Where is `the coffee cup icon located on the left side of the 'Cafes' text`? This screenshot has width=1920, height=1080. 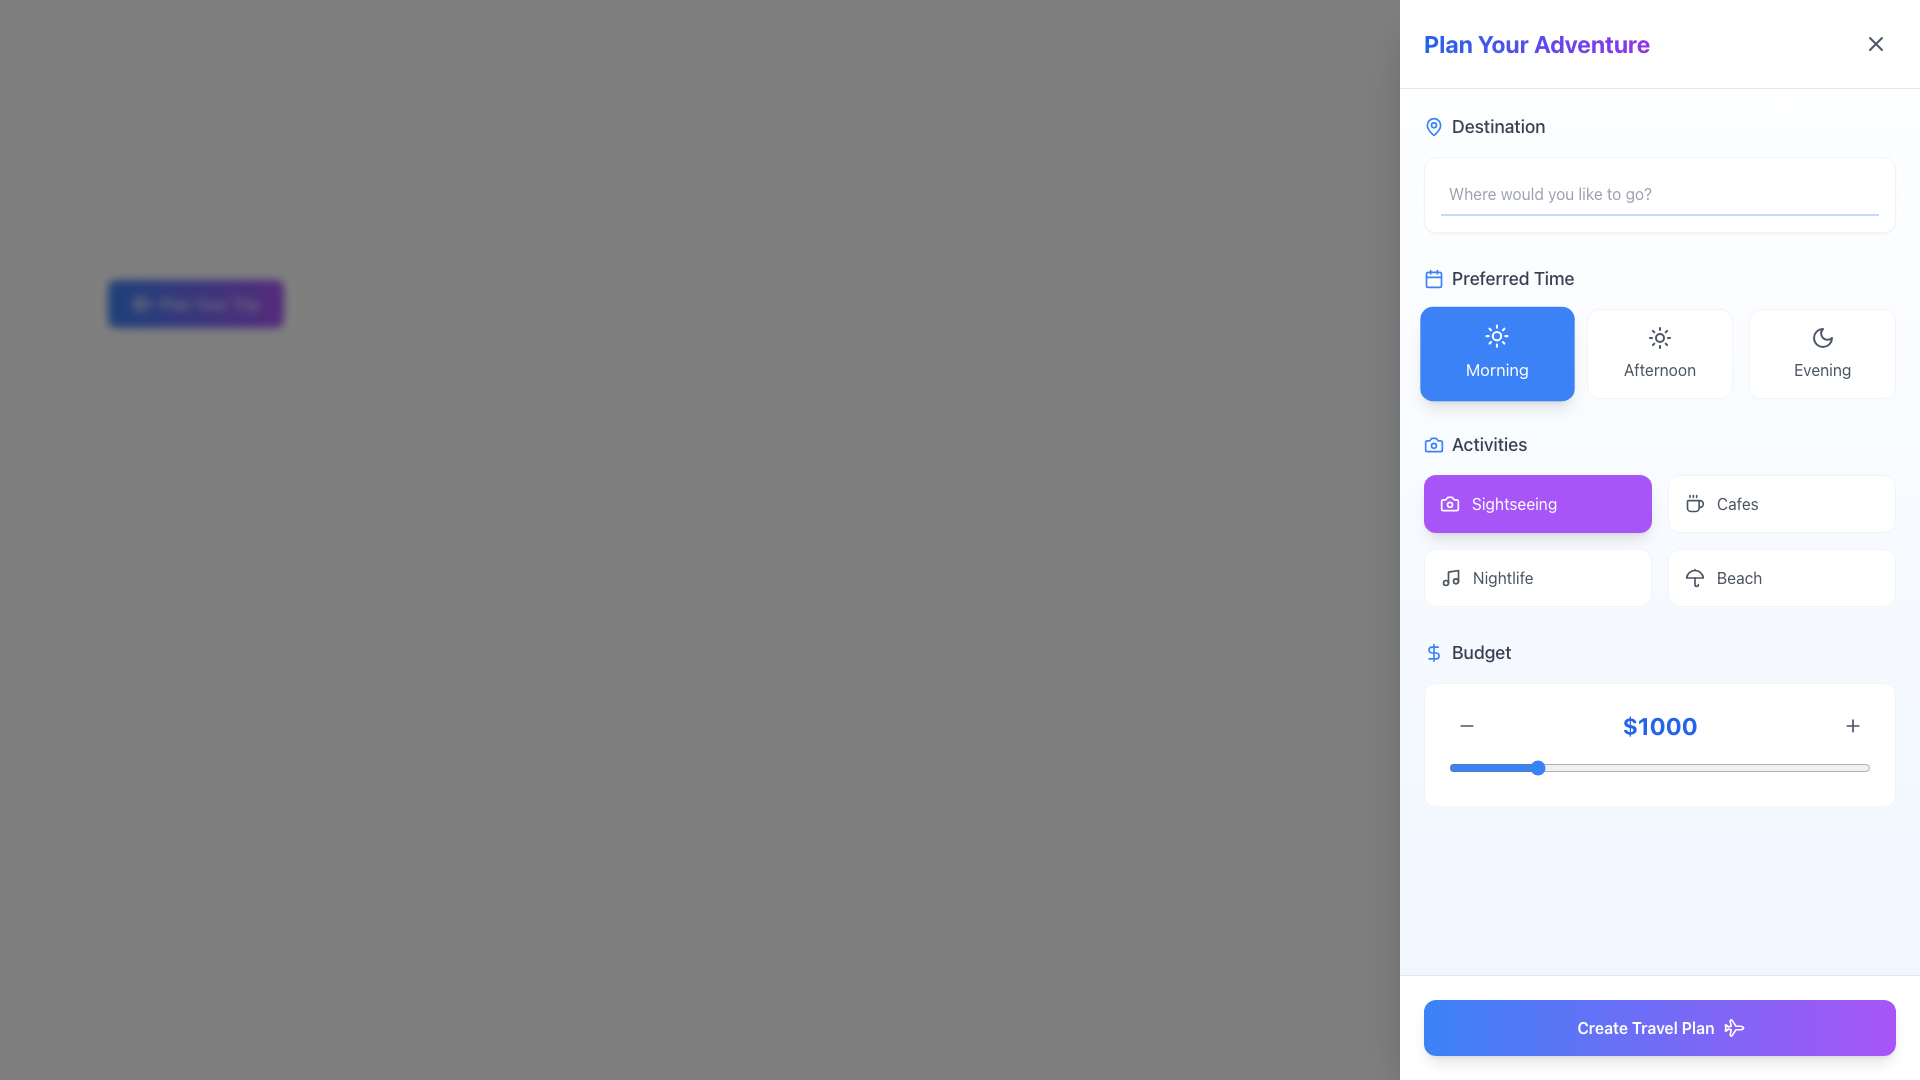
the coffee cup icon located on the left side of the 'Cafes' text is located at coordinates (1693, 503).